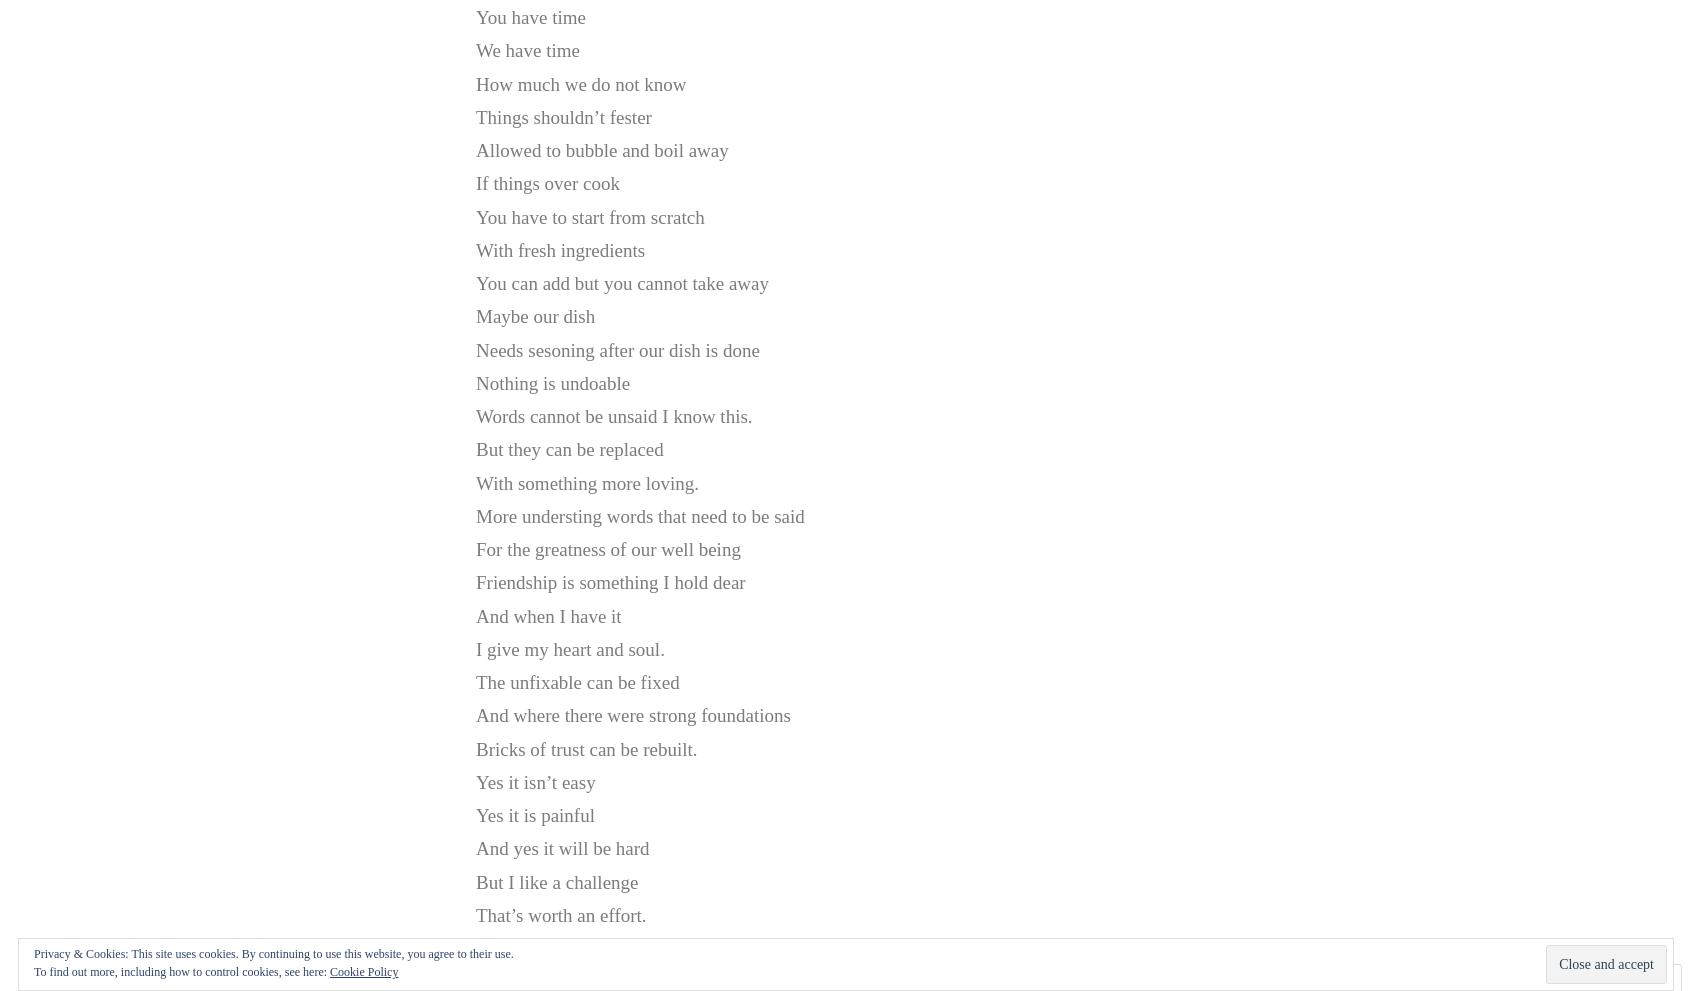  What do you see at coordinates (535, 781) in the screenshot?
I see `'Yes it isn’t easy'` at bounding box center [535, 781].